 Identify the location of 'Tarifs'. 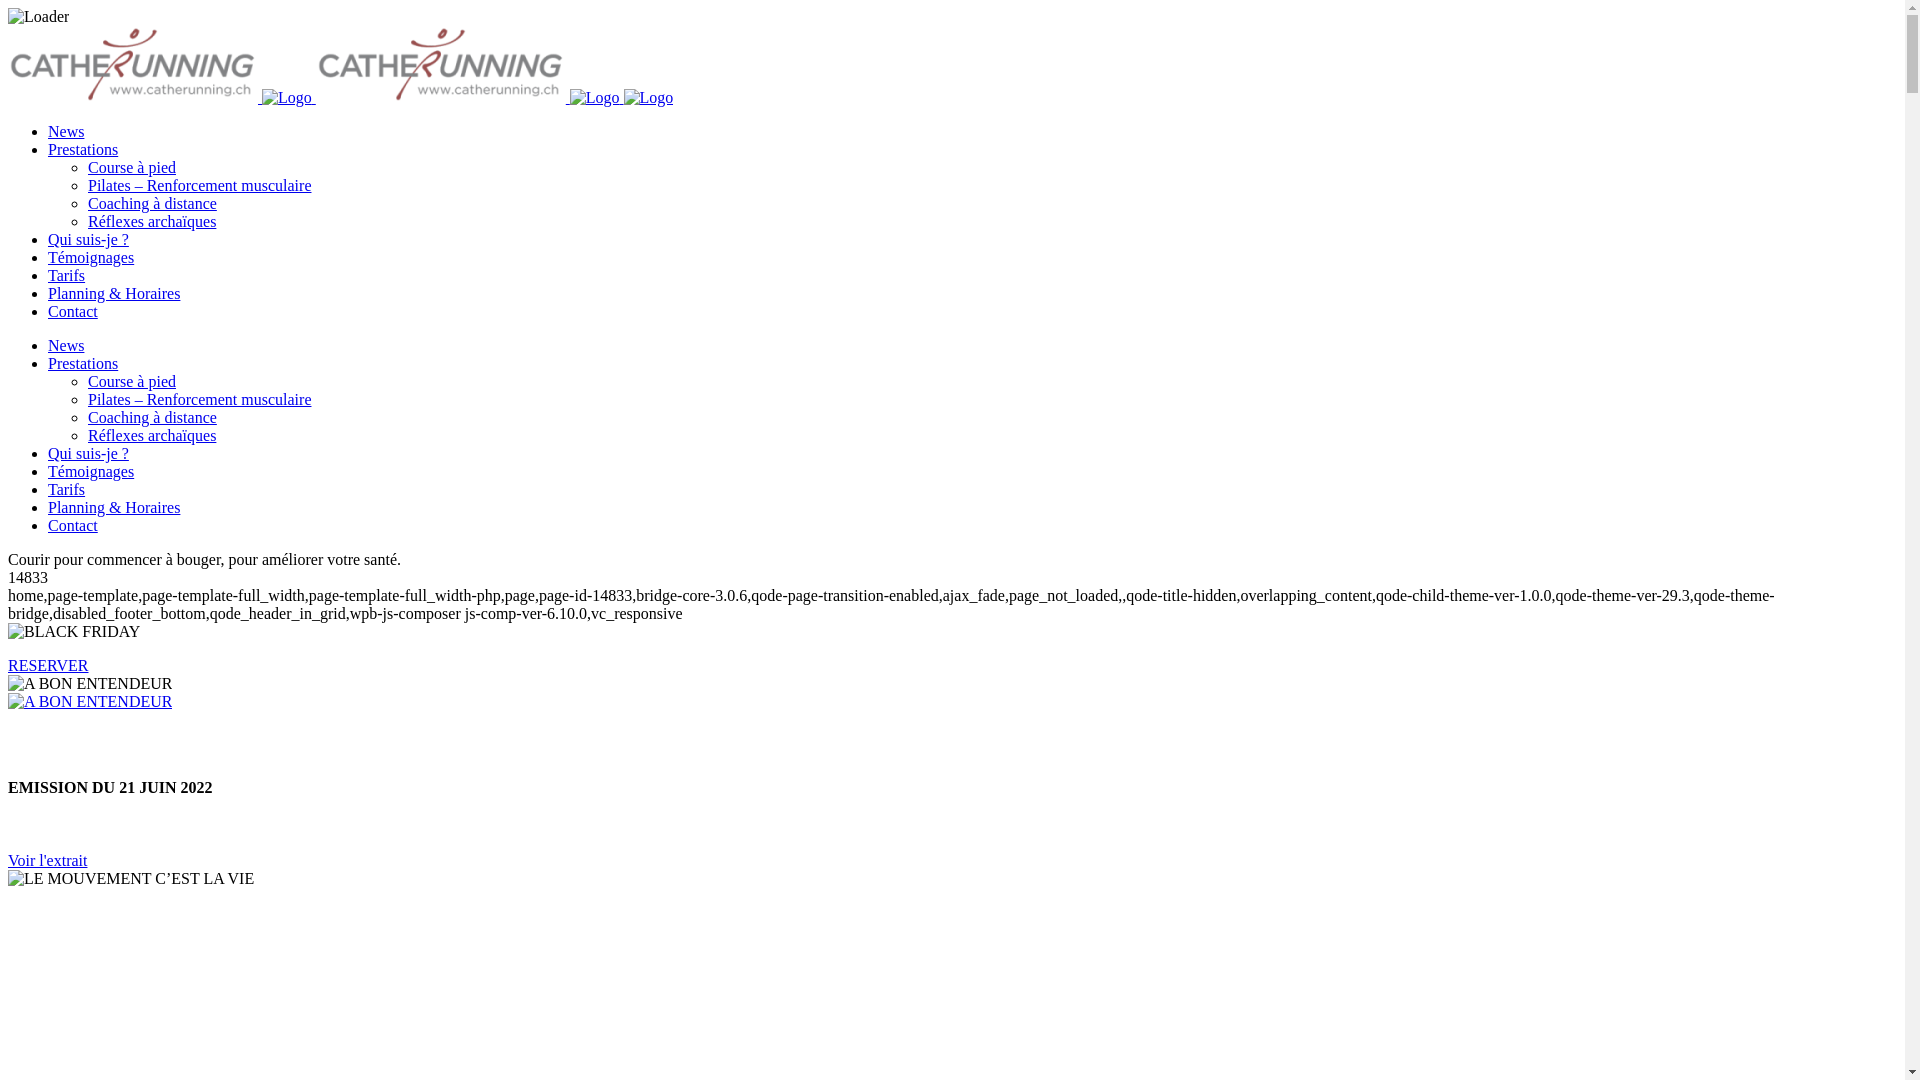
(66, 275).